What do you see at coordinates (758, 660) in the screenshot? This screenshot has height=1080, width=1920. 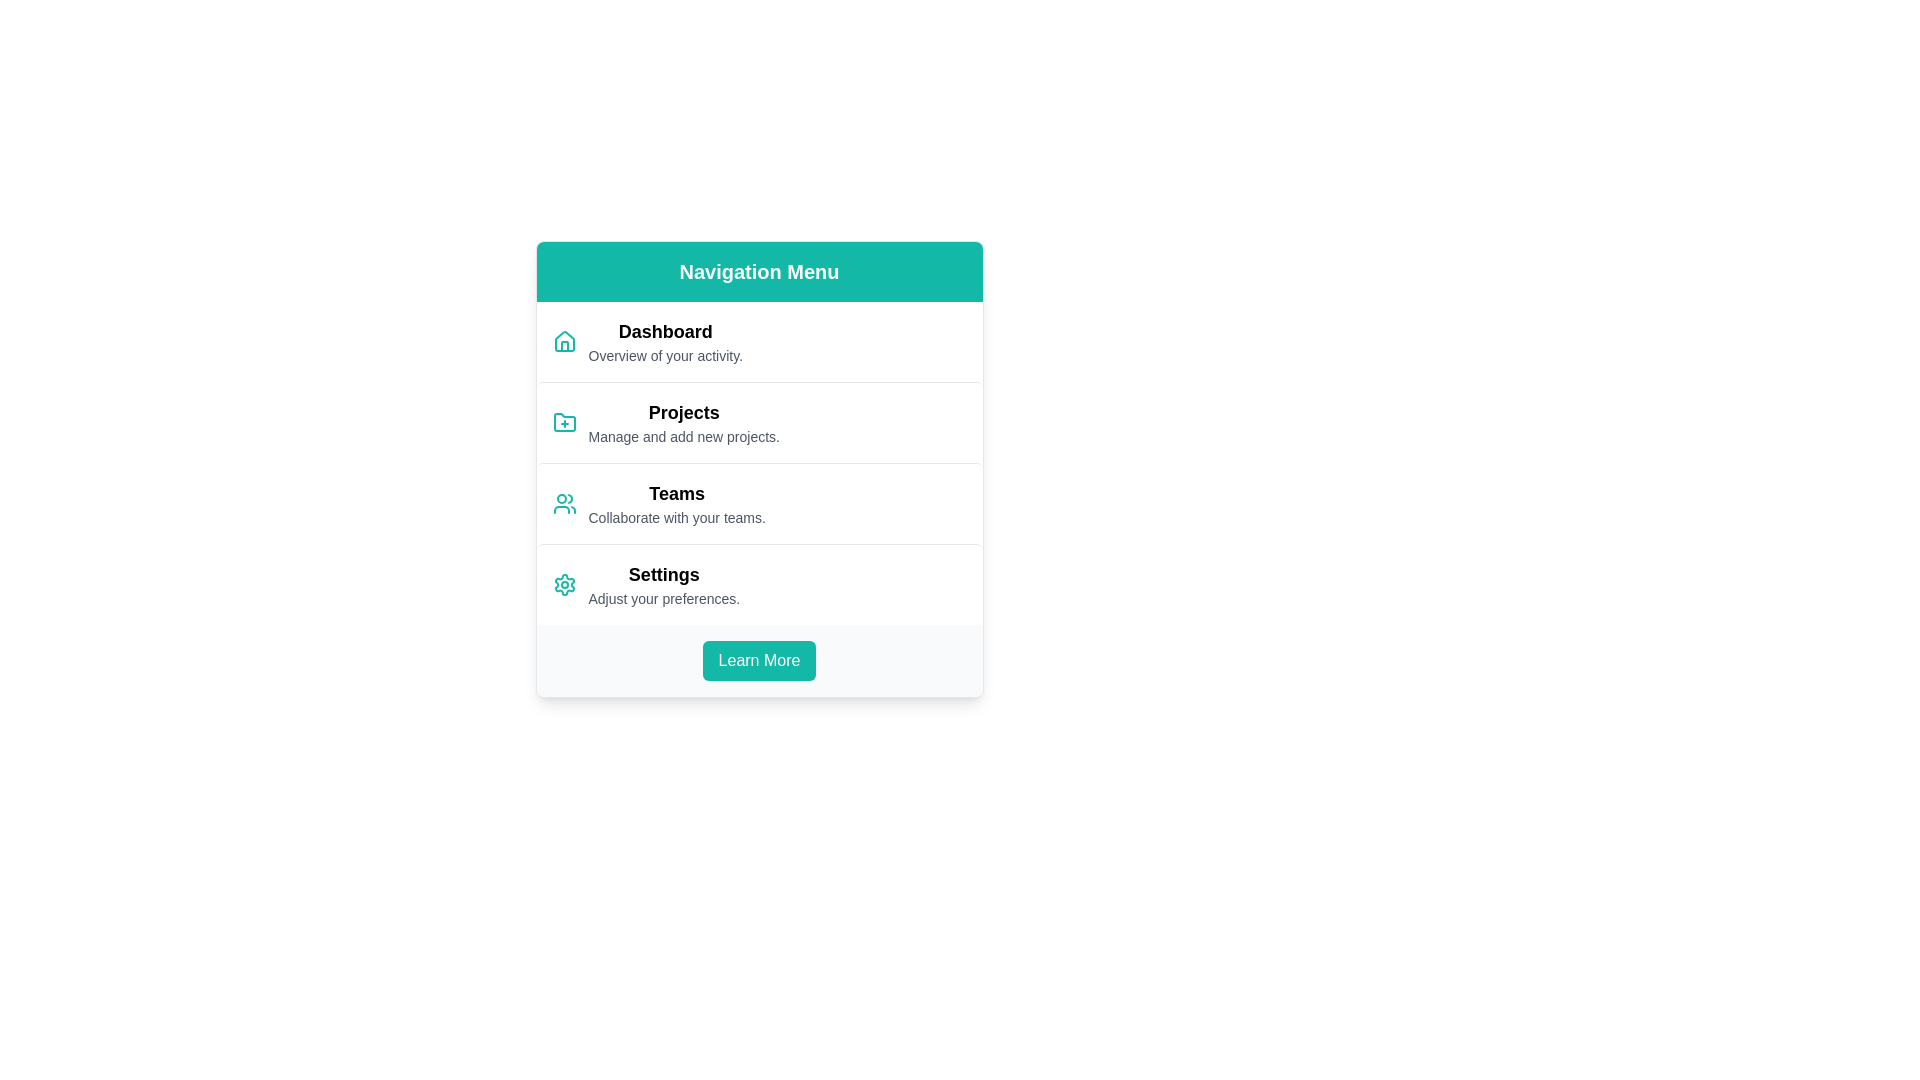 I see `the 'Learn More' button, which is a teal rectangular button with rounded edges and white sans-serif text, to observe its hover effects` at bounding box center [758, 660].